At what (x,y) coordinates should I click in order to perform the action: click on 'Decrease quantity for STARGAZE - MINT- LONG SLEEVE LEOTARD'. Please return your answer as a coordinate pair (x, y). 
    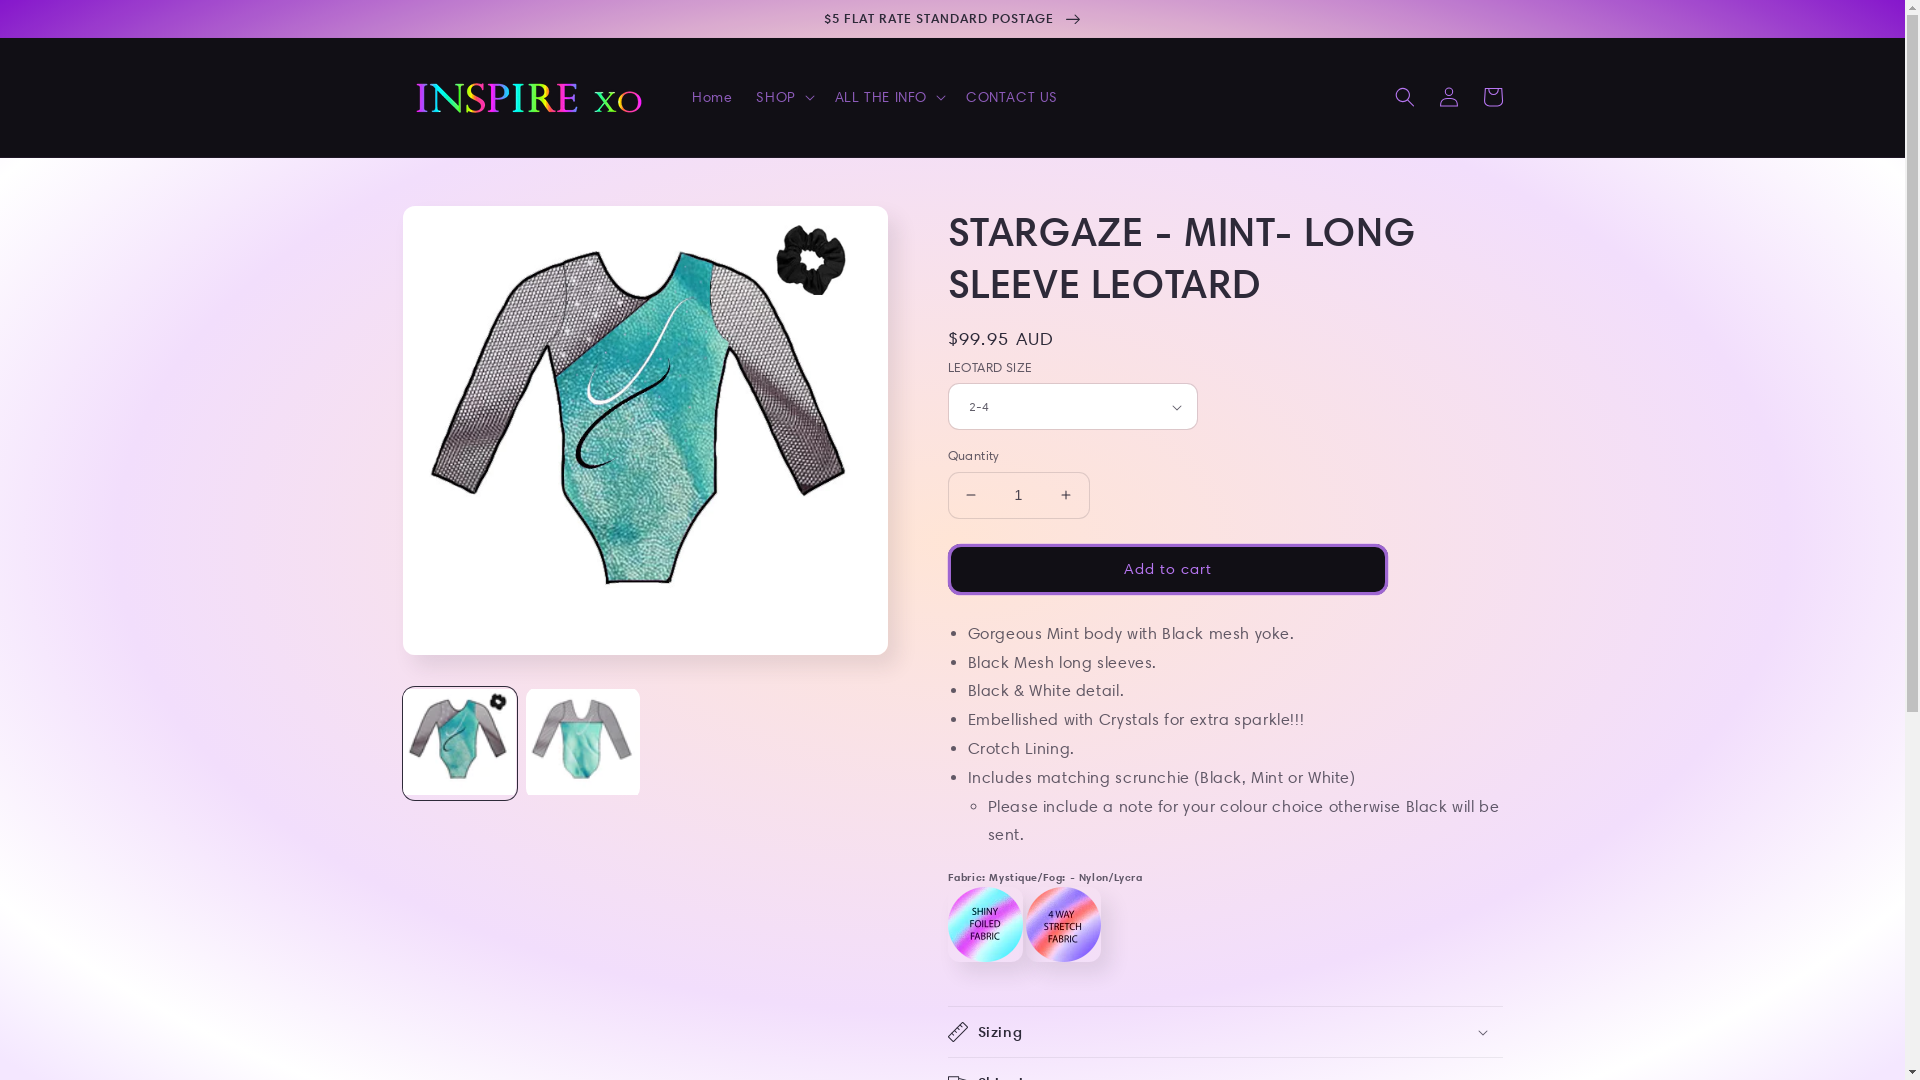
    Looking at the image, I should click on (970, 495).